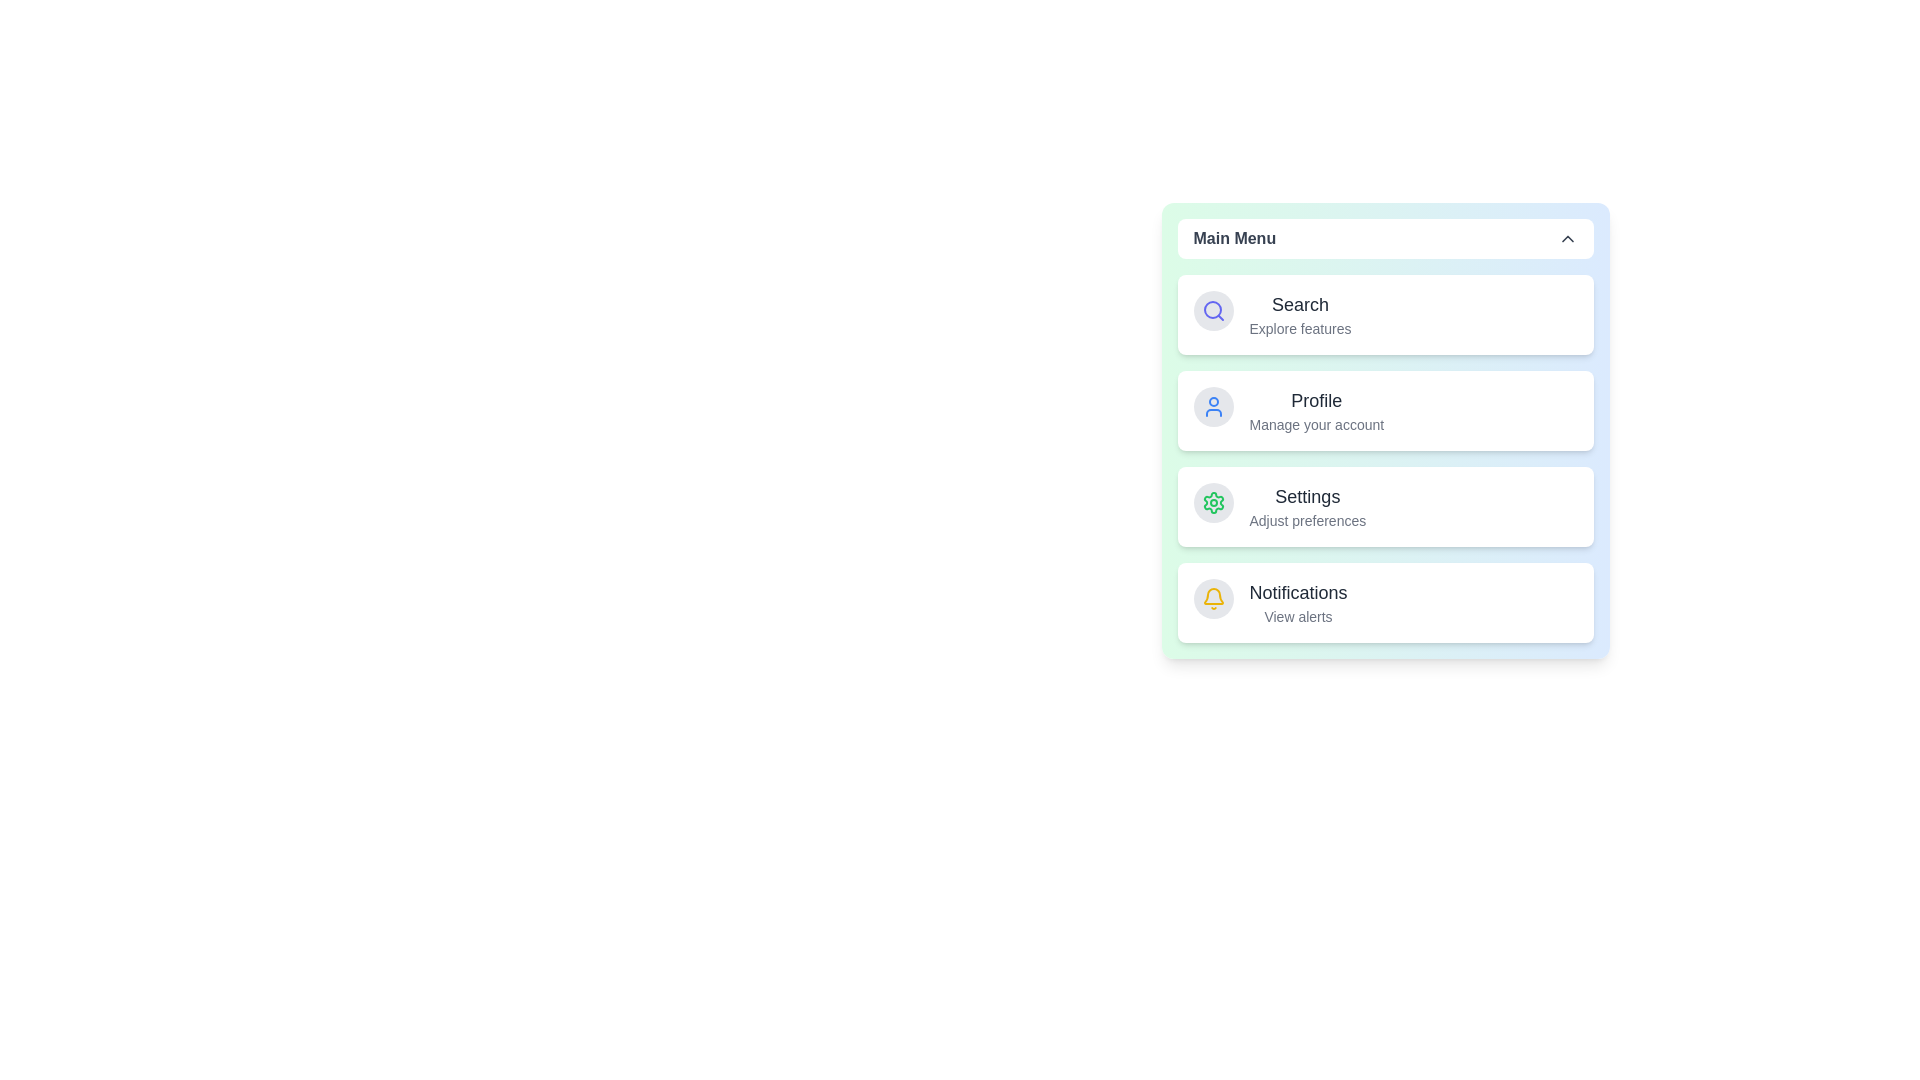 The width and height of the screenshot is (1920, 1080). Describe the element at coordinates (1300, 410) in the screenshot. I see `the menu item Profile from the list` at that location.